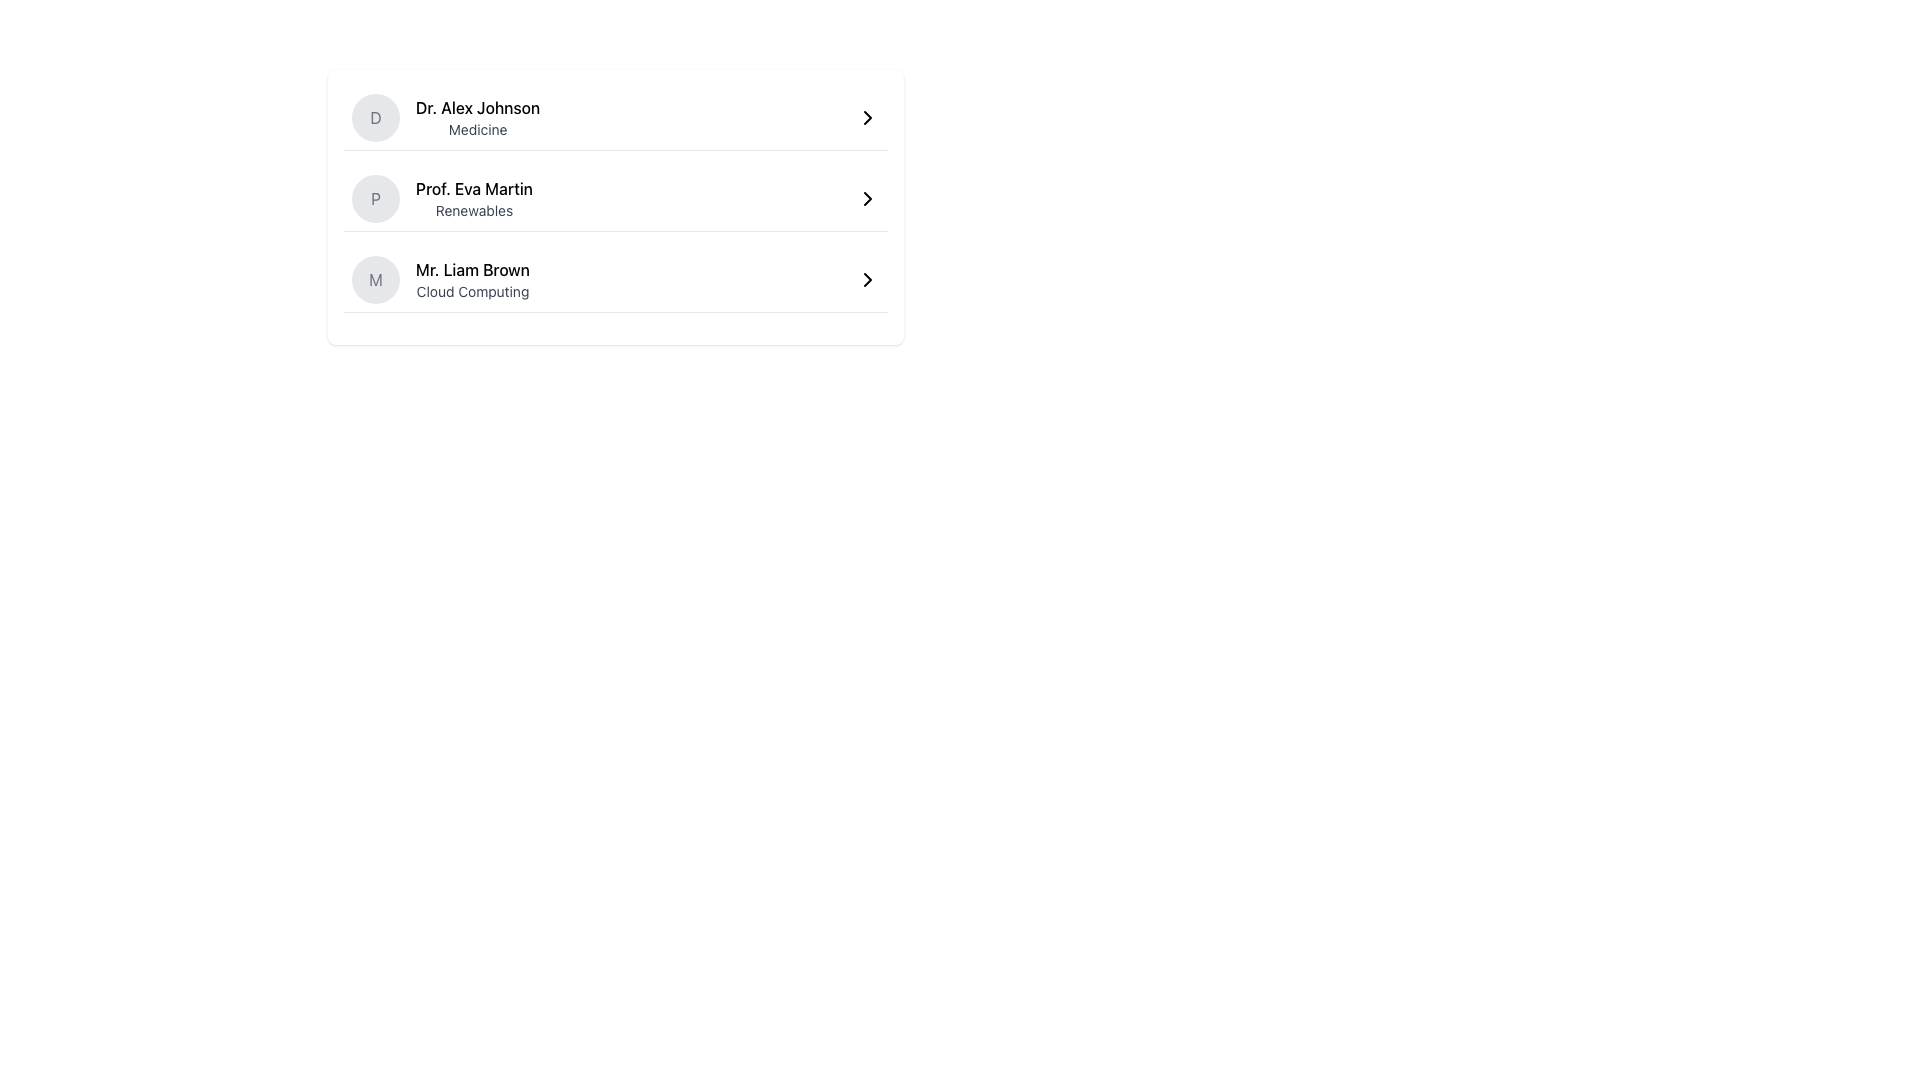  I want to click on text label displaying 'Cloud Computing' located below the 'Mr. Liam Brown' name label in the third entry of the list, so click(471, 292).